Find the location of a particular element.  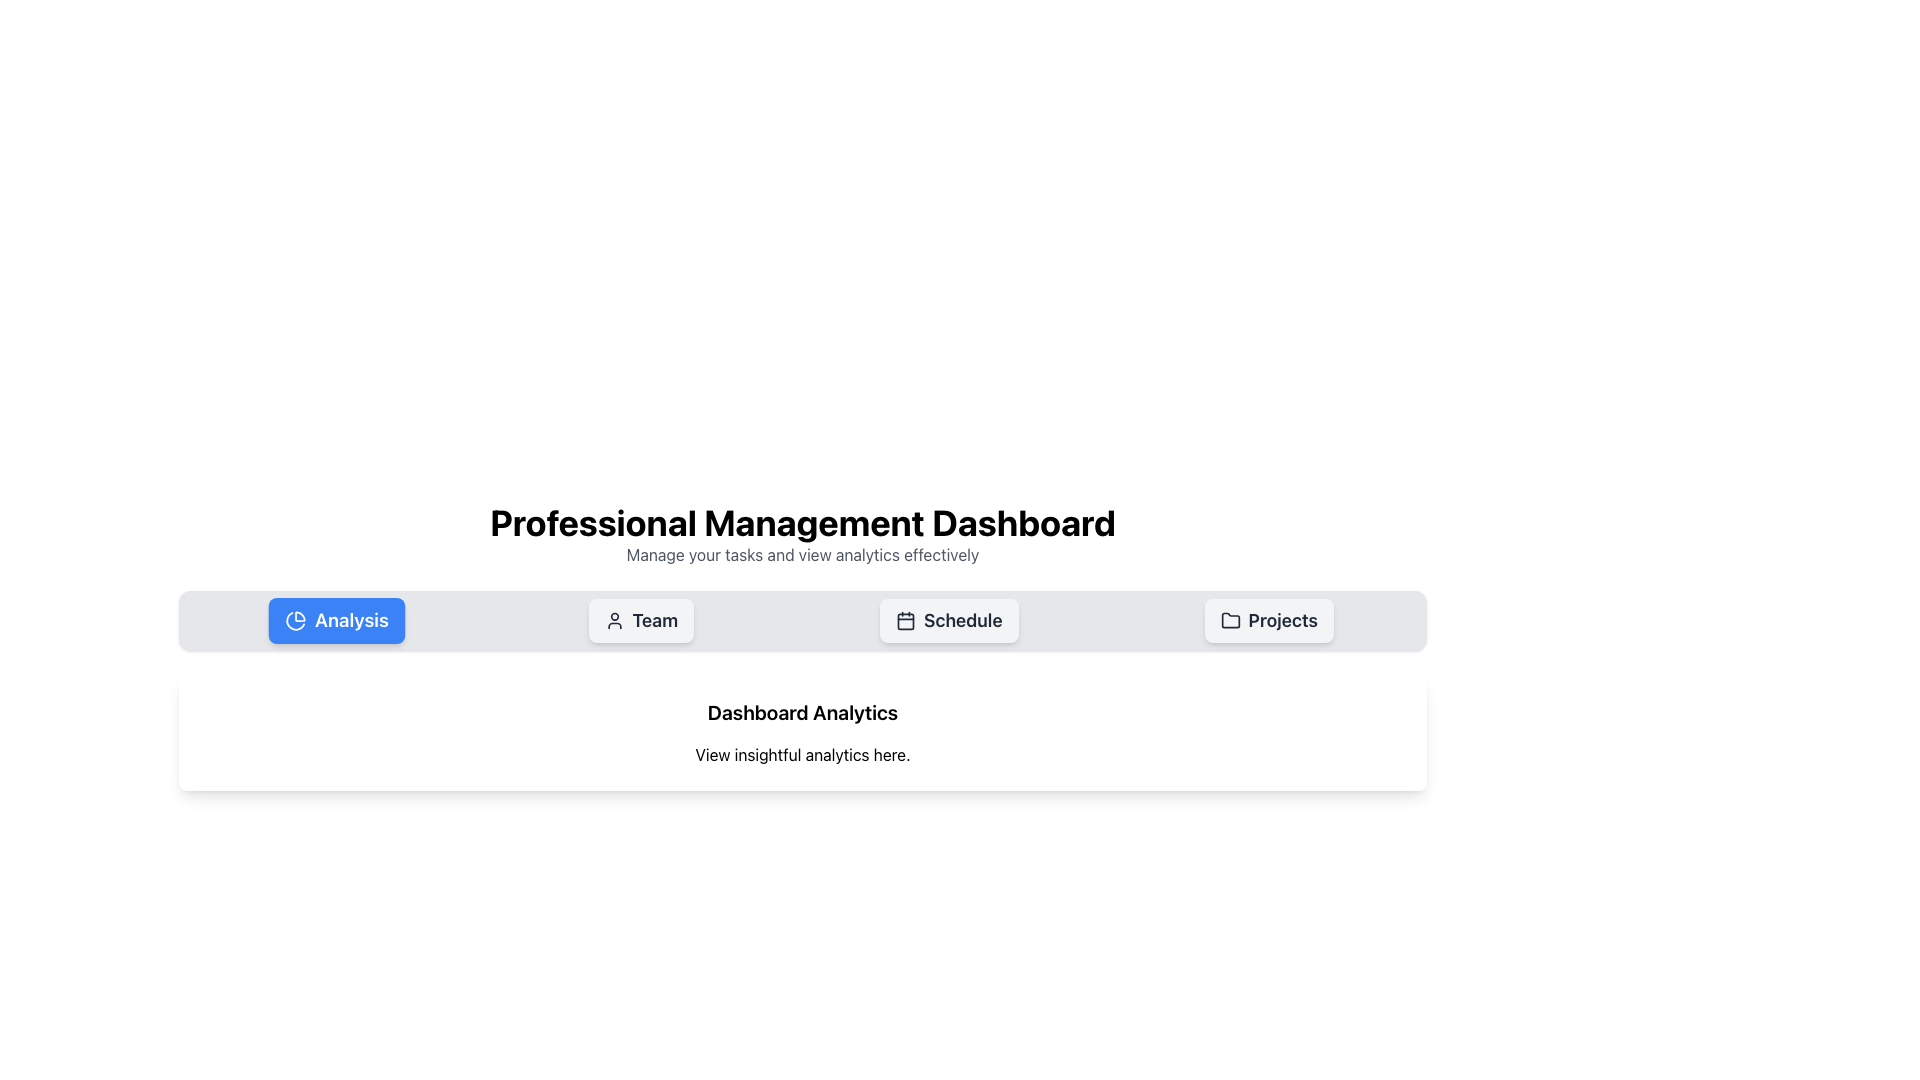

the pie chart icon located inside the blue 'Analysis' button, positioned to the left of the button's text is located at coordinates (295, 620).